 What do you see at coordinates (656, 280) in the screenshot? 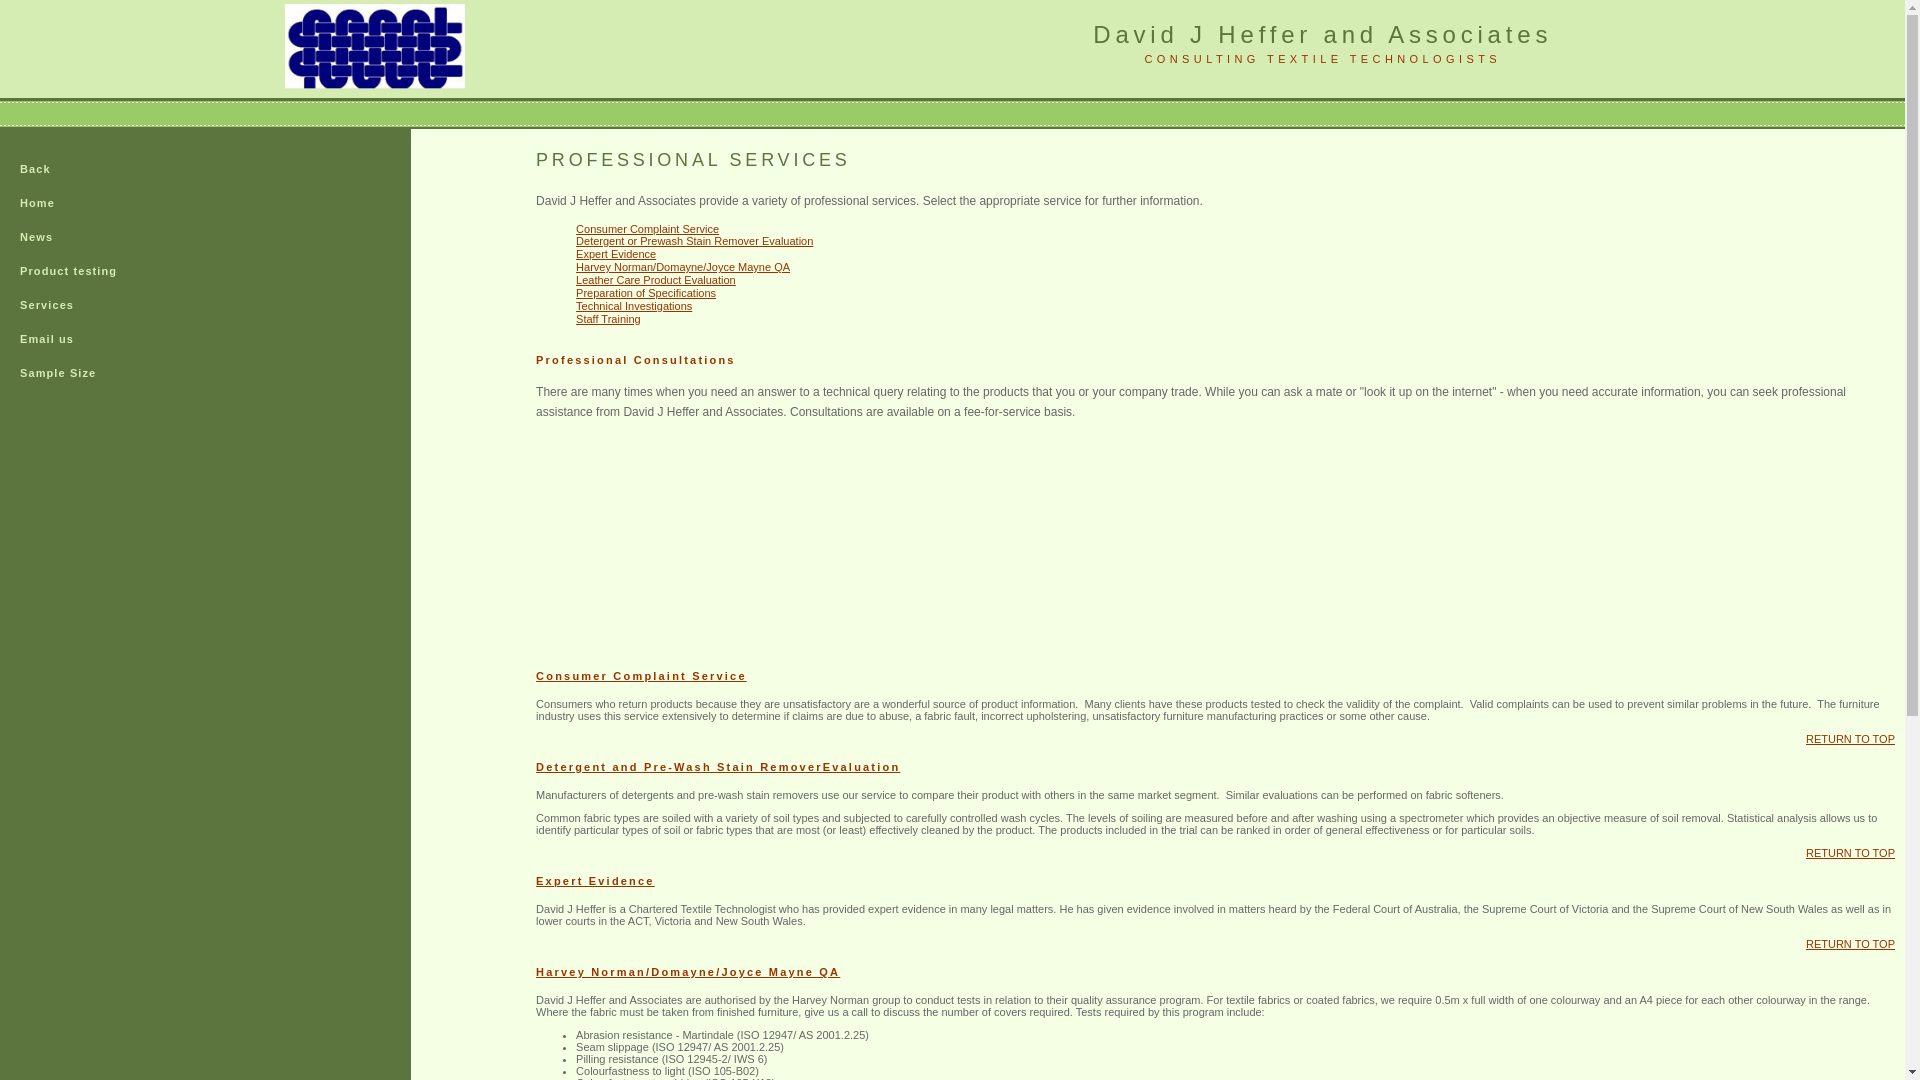
I see `'Leather Care Product Evaluation'` at bounding box center [656, 280].